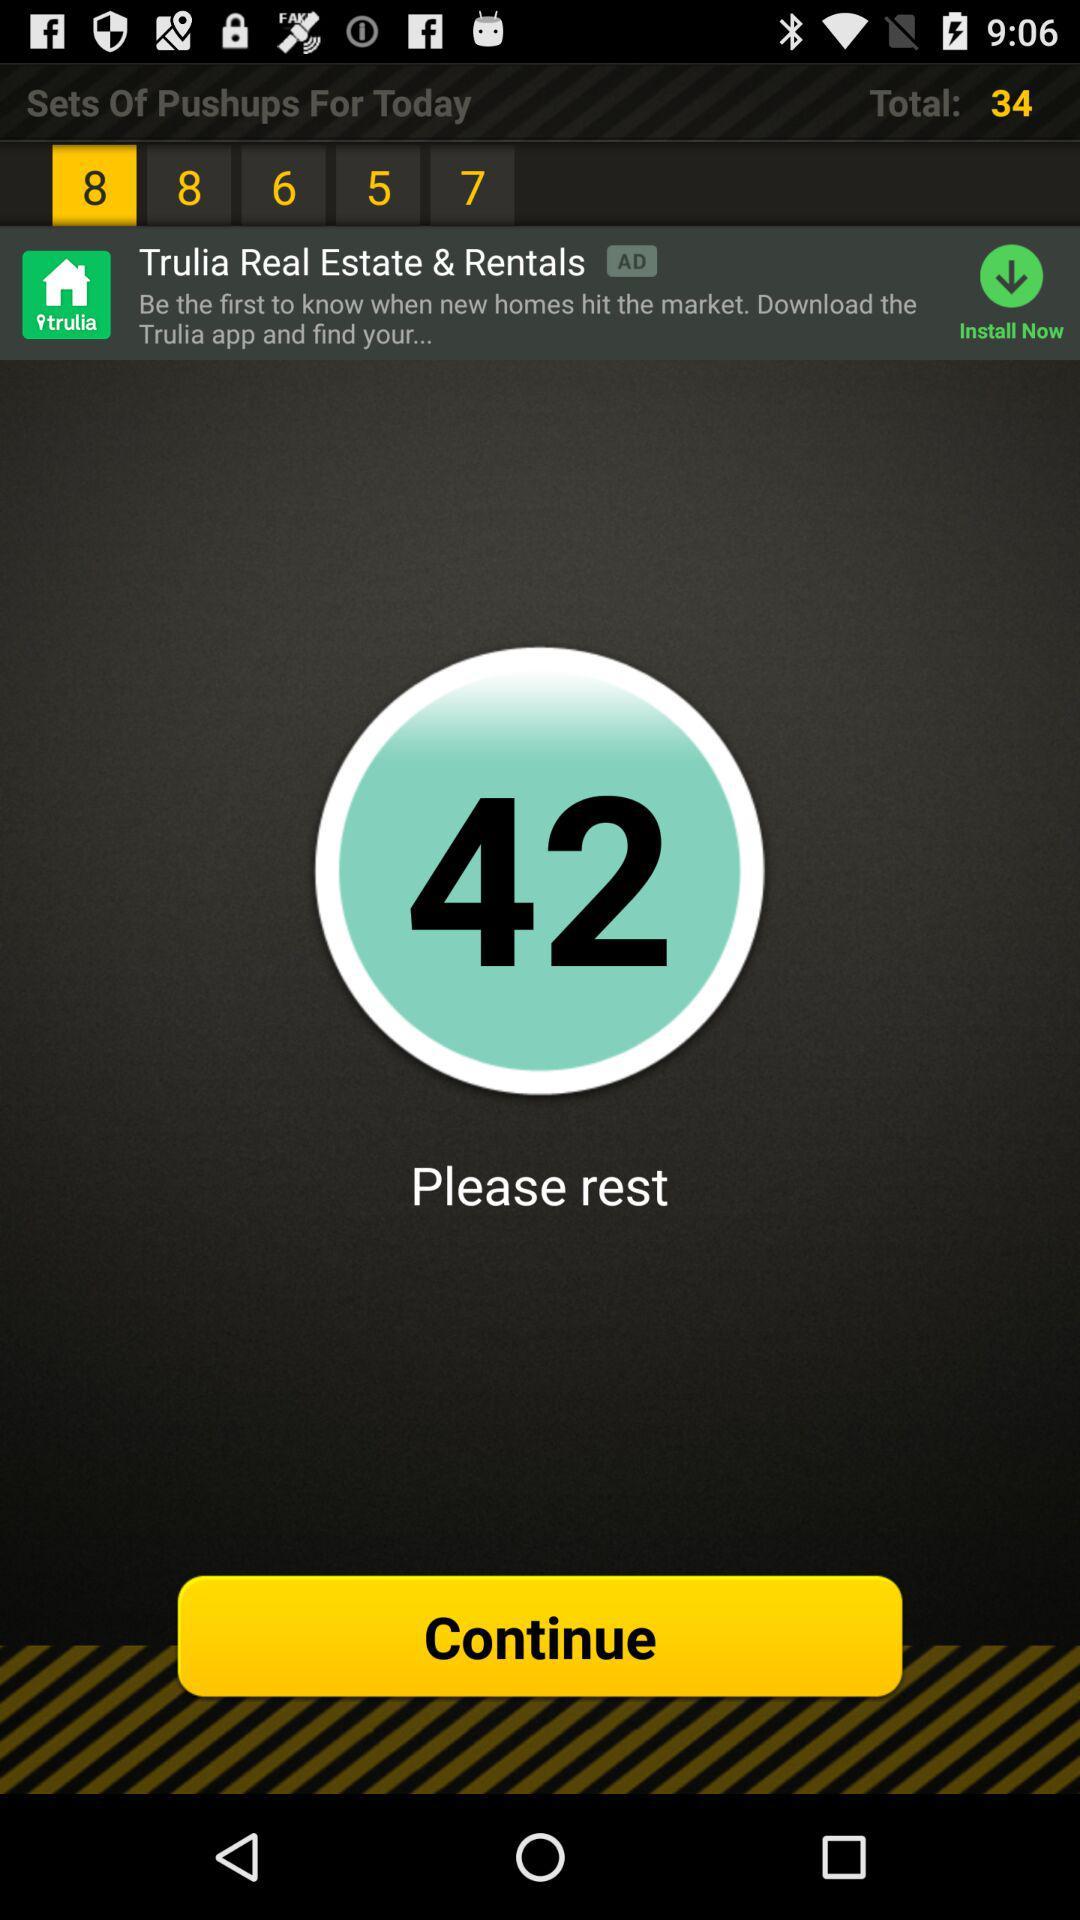  I want to click on the trulia real estate item, so click(397, 259).